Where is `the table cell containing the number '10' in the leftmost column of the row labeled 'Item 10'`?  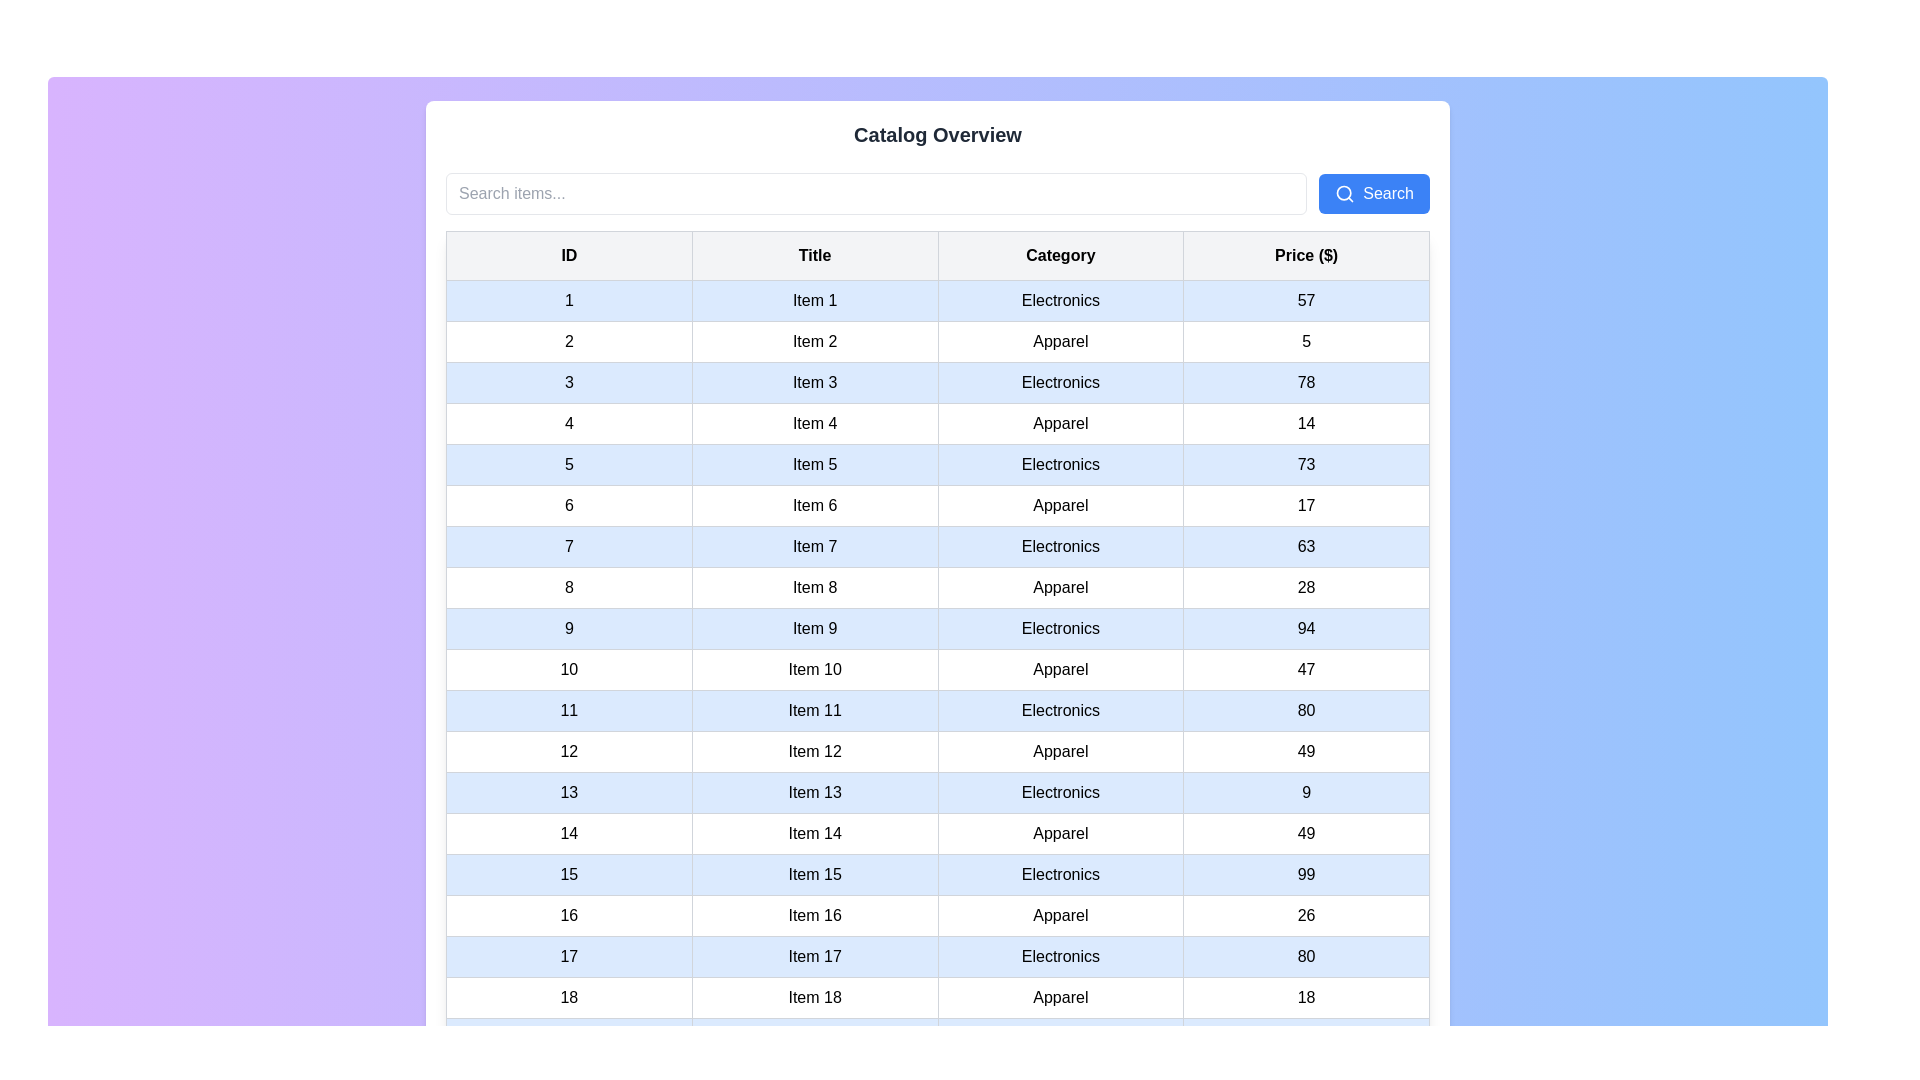 the table cell containing the number '10' in the leftmost column of the row labeled 'Item 10' is located at coordinates (568, 670).